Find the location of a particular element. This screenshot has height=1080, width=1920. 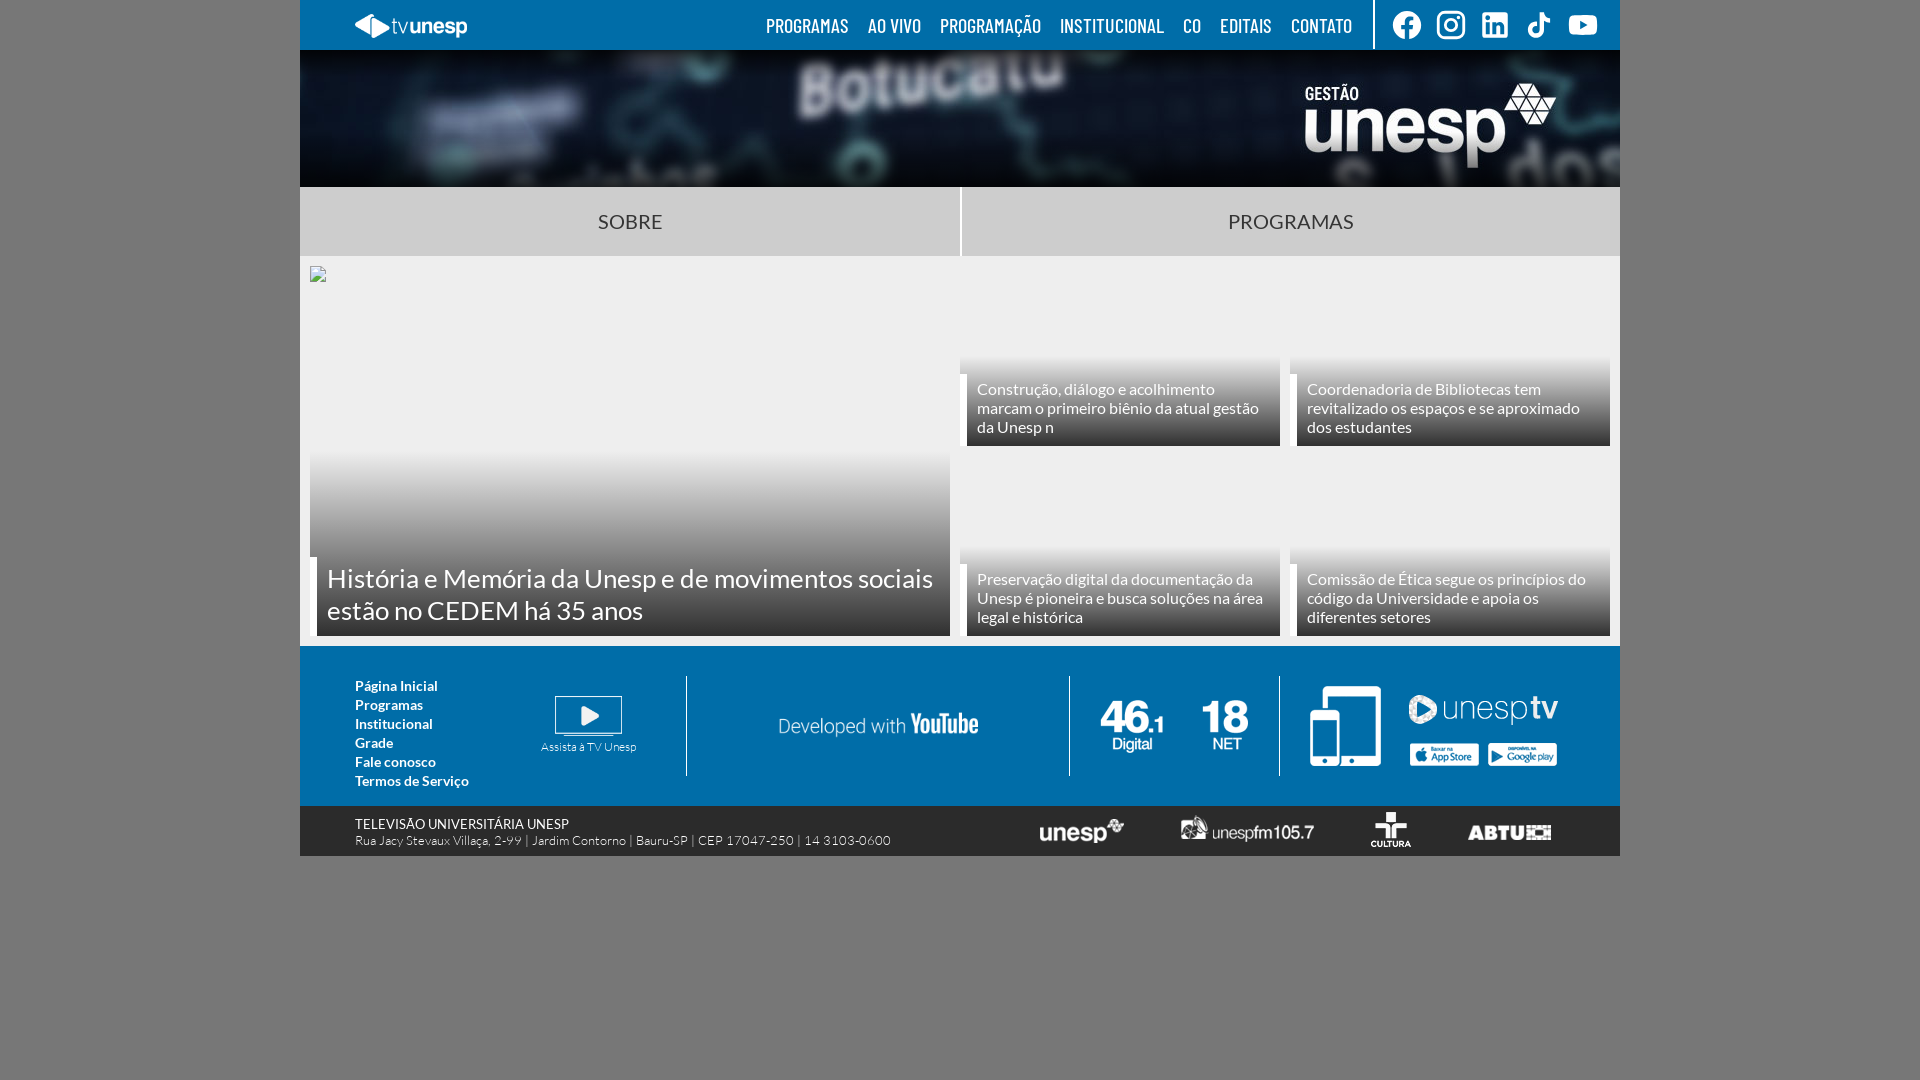

'AO VIVO' is located at coordinates (893, 24).